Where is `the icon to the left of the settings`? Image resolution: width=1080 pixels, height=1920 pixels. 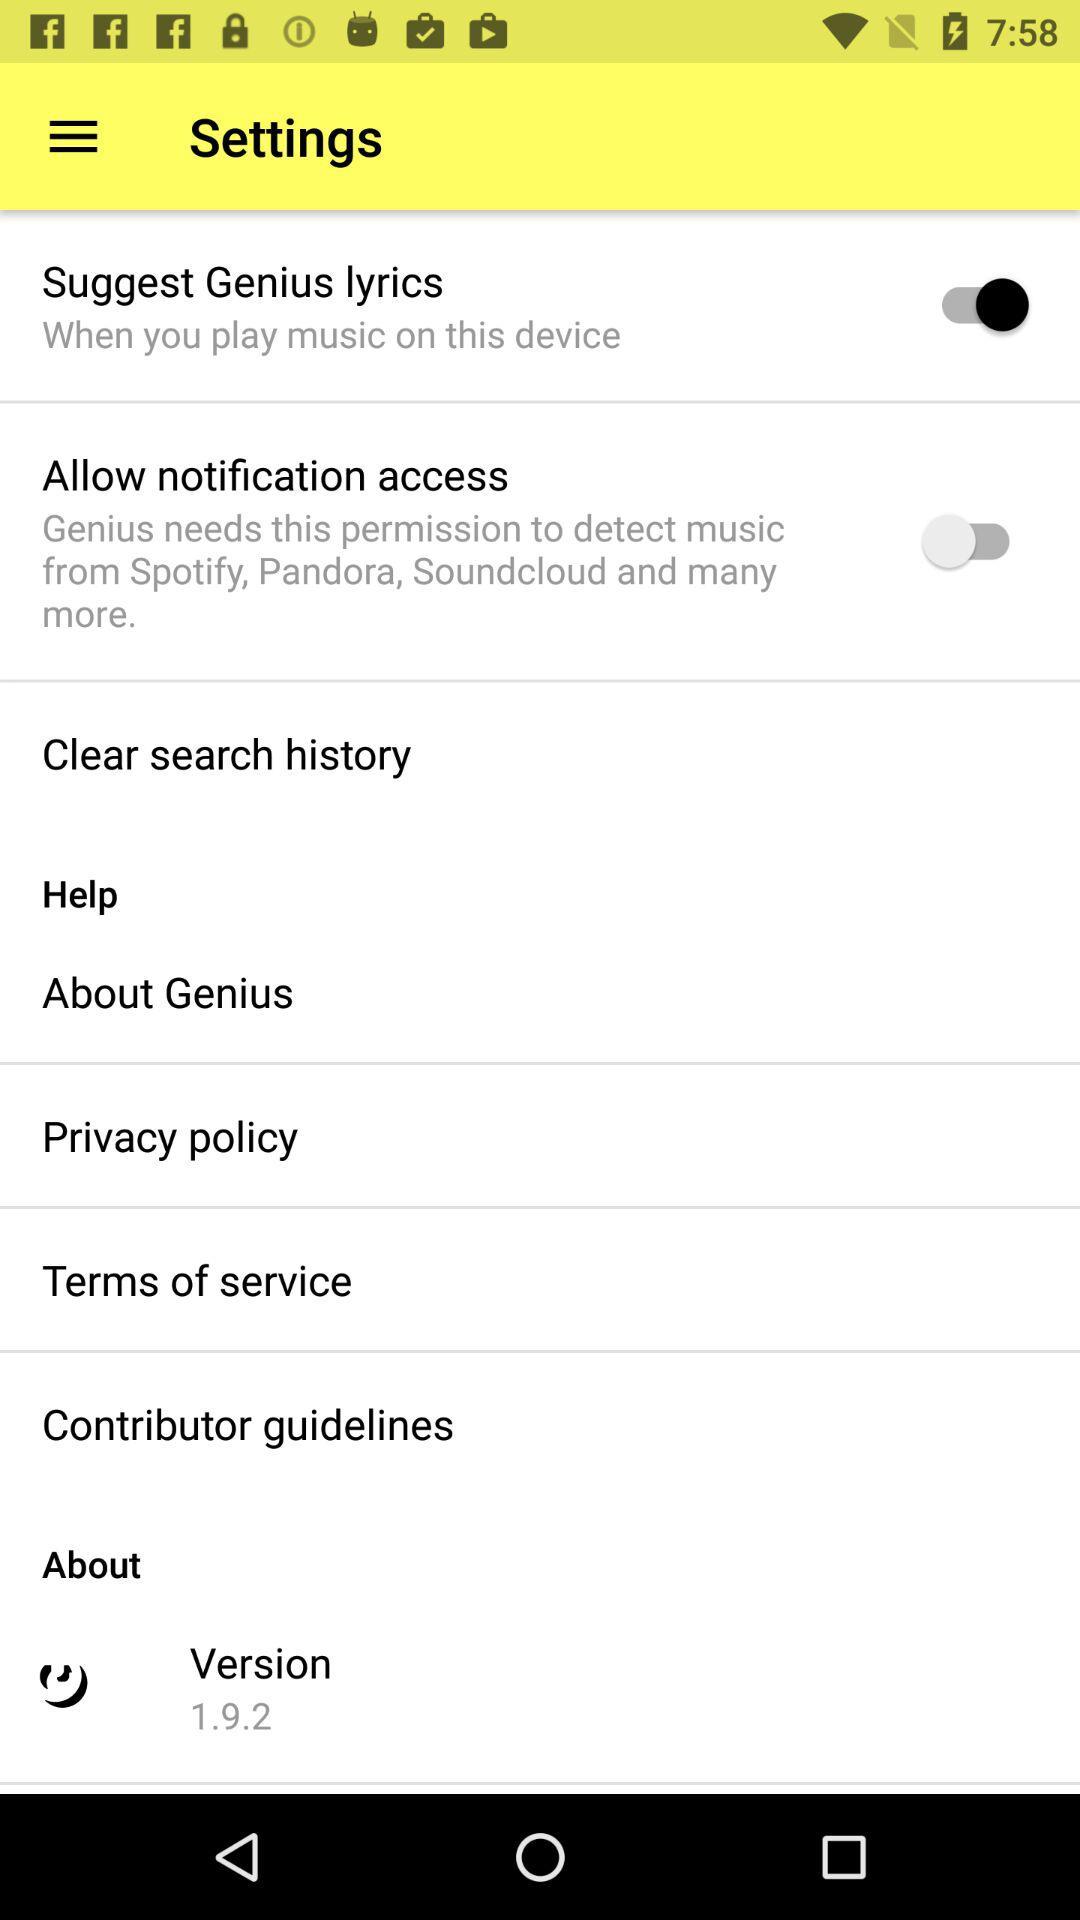 the icon to the left of the settings is located at coordinates (72, 135).